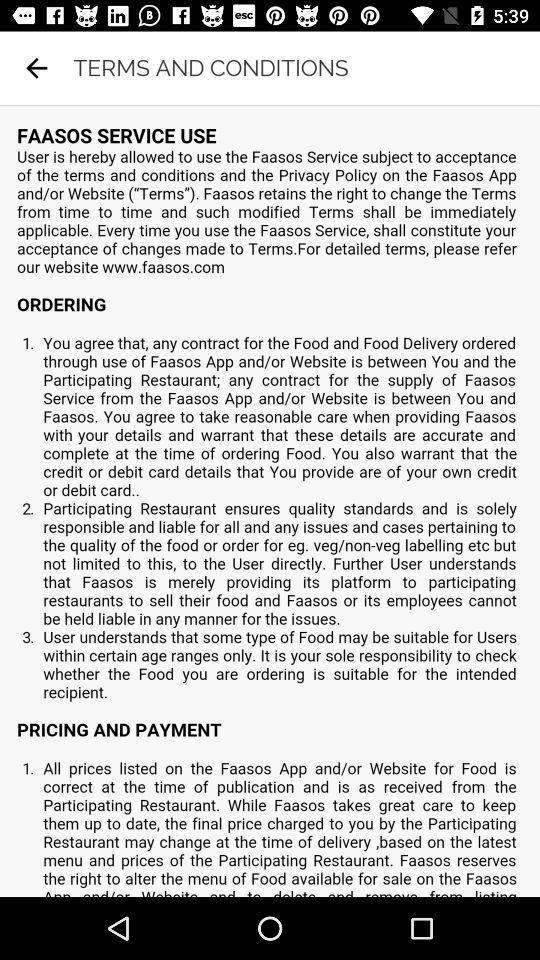 Image resolution: width=540 pixels, height=960 pixels. I want to click on terms and condittions page, so click(270, 500).